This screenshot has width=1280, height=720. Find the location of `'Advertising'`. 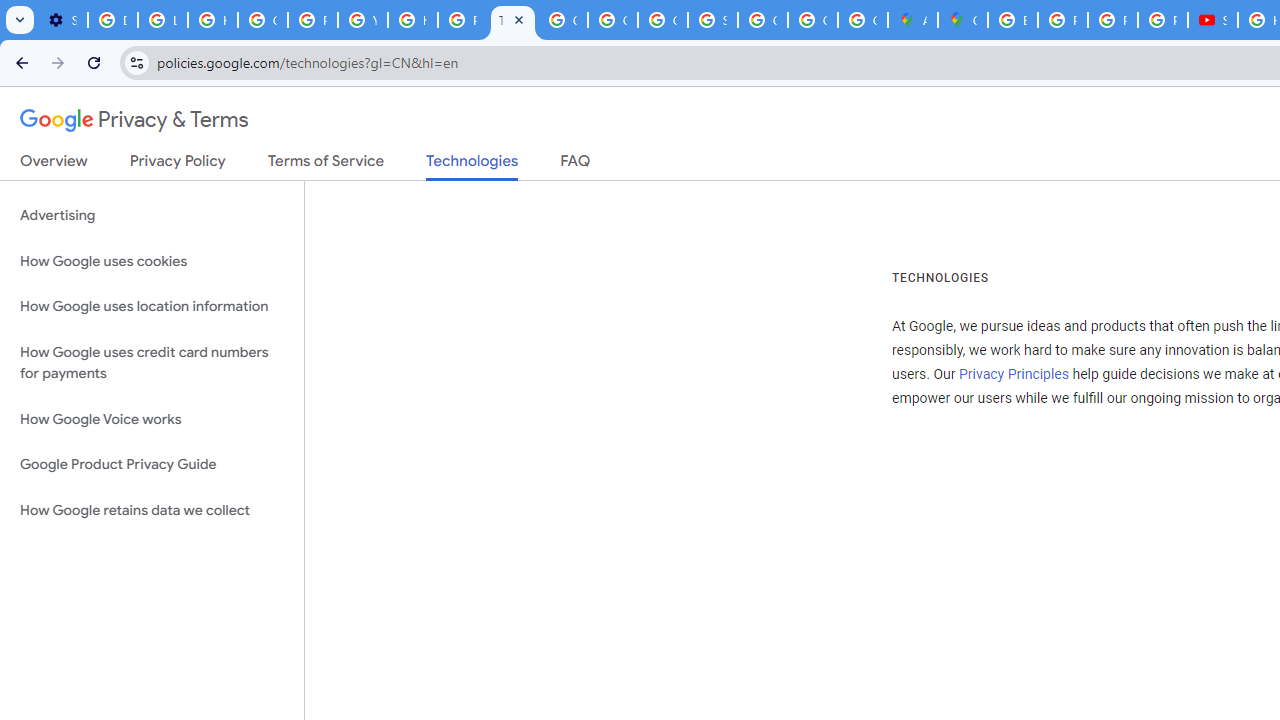

'Advertising' is located at coordinates (151, 216).